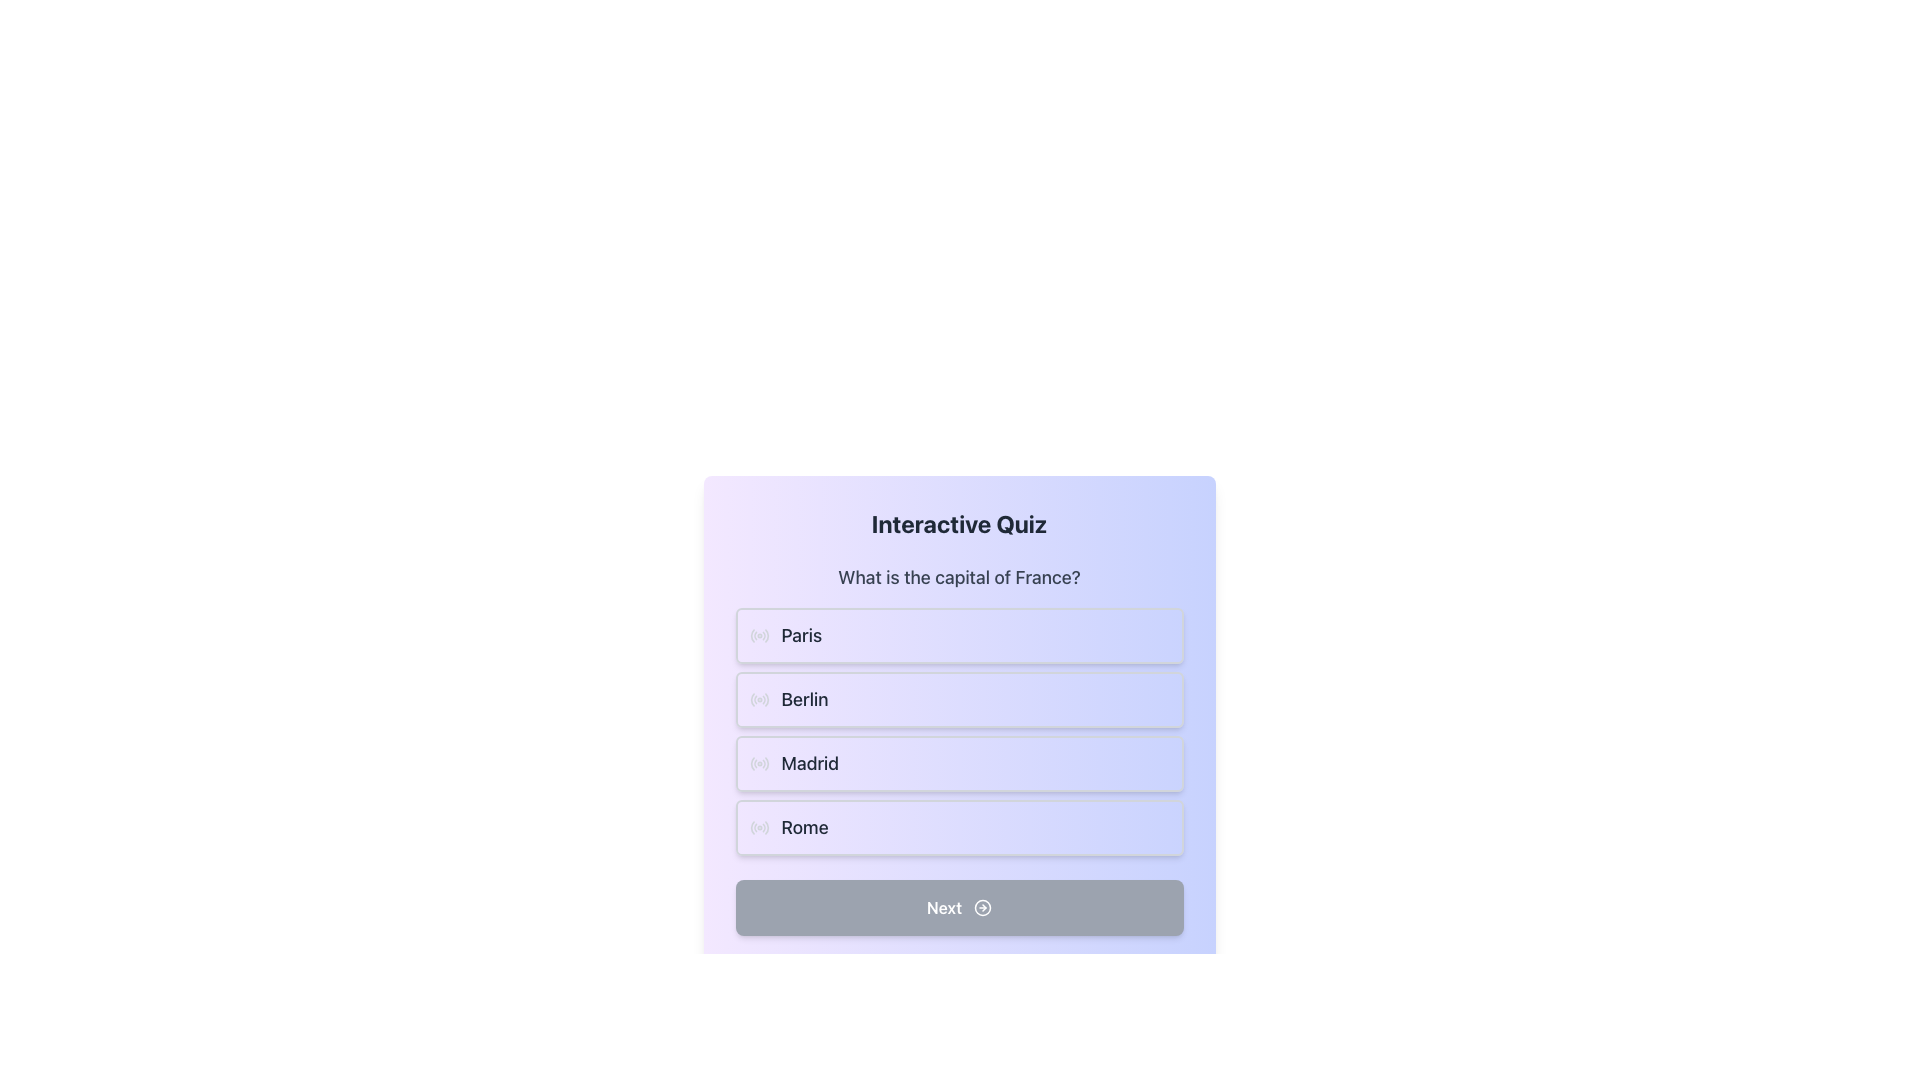 This screenshot has height=1080, width=1920. I want to click on question prompt displayed in the text label that says 'What is the capital of France?' located above the answer choices in the interactive quiz, so click(958, 578).